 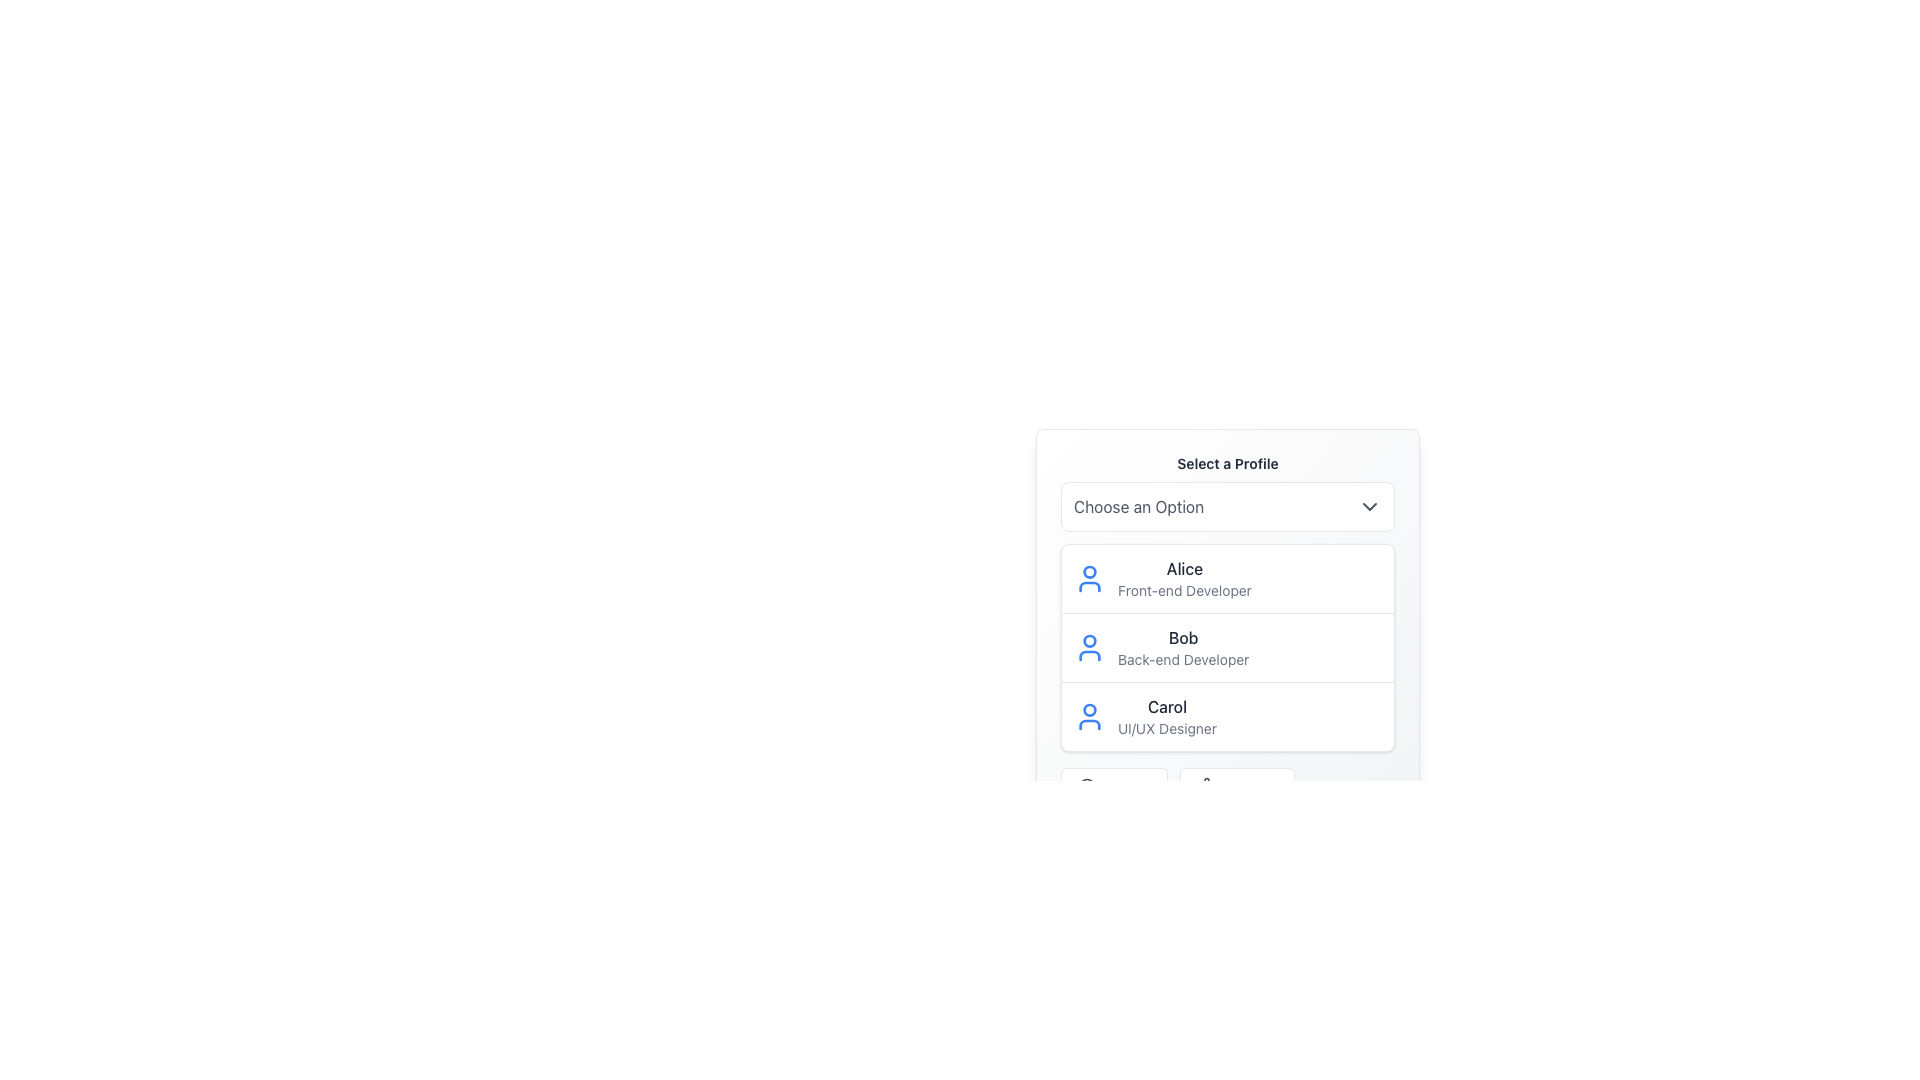 I want to click on the selectable option labeled 'Carol' with the subtitle 'UI/UX Designer', so click(x=1145, y=716).